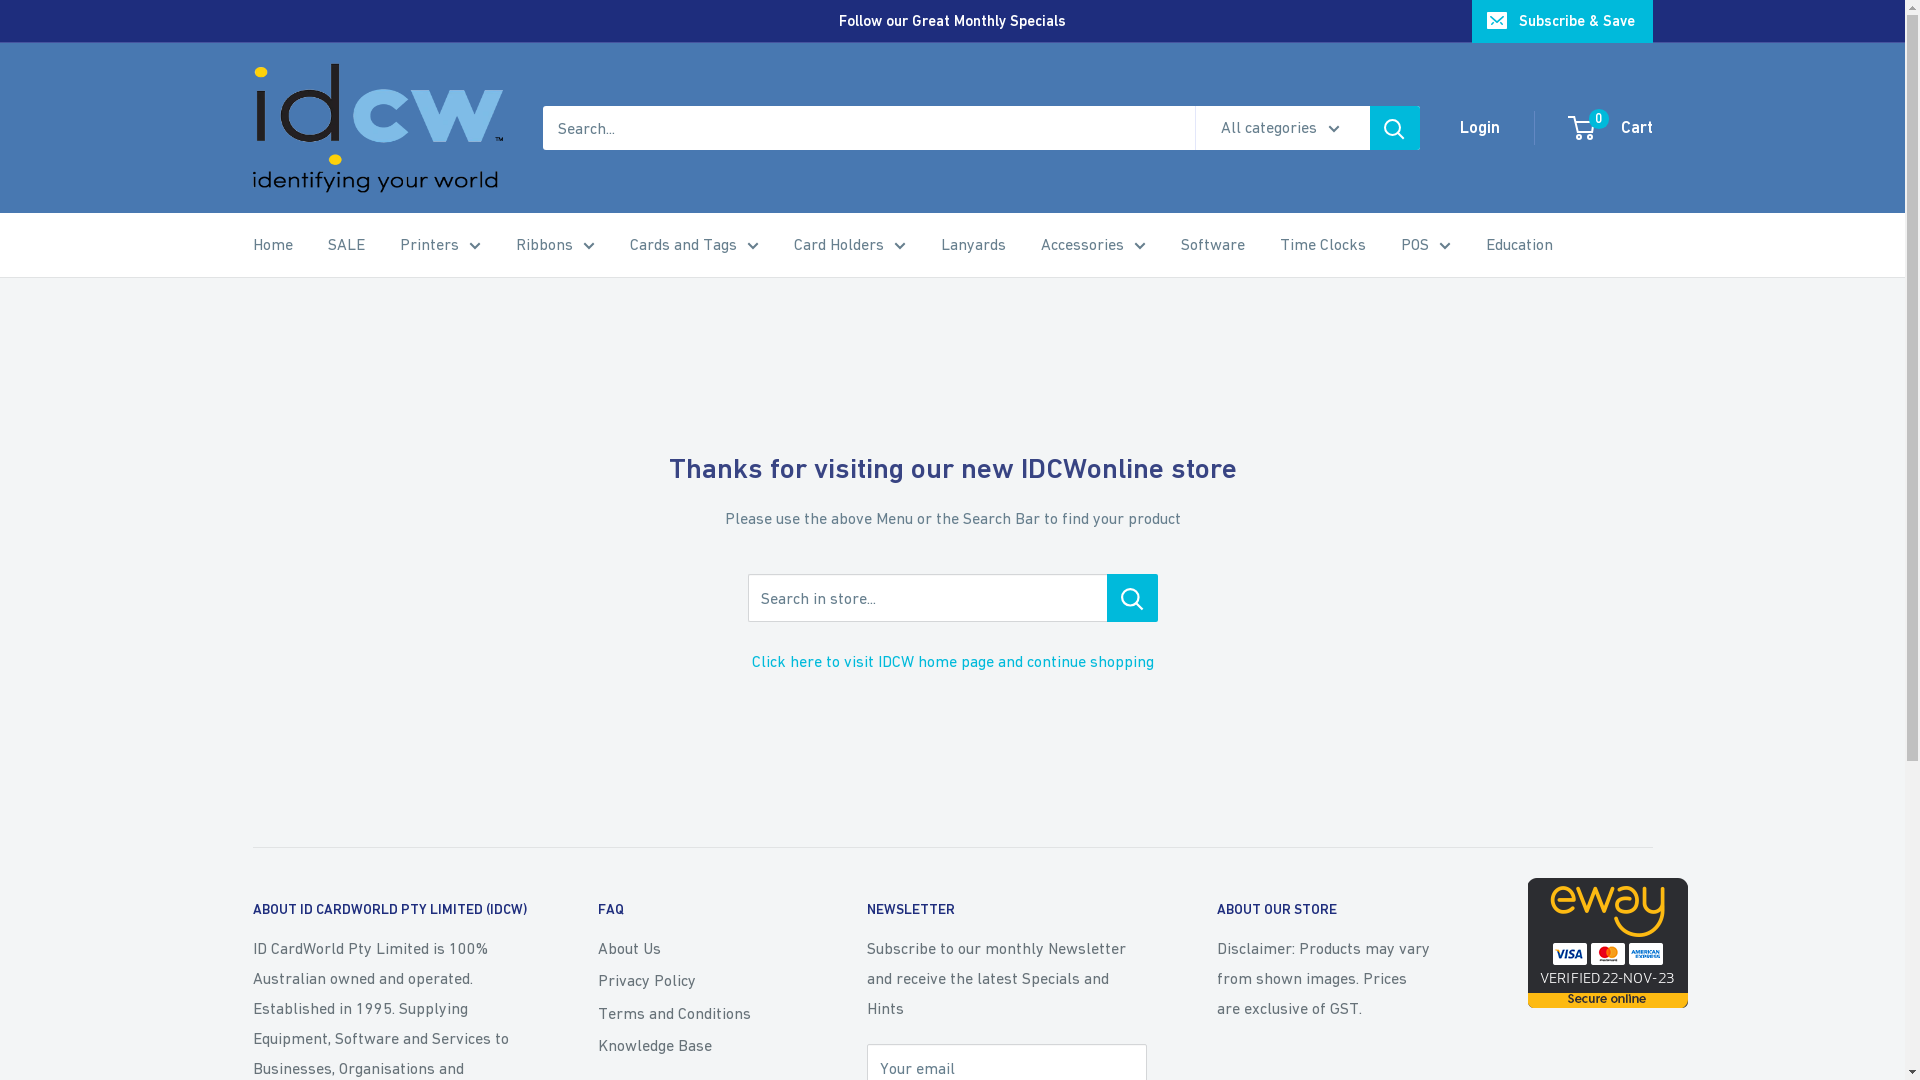 The image size is (1920, 1080). Describe the element at coordinates (1611, 127) in the screenshot. I see `'0` at that location.